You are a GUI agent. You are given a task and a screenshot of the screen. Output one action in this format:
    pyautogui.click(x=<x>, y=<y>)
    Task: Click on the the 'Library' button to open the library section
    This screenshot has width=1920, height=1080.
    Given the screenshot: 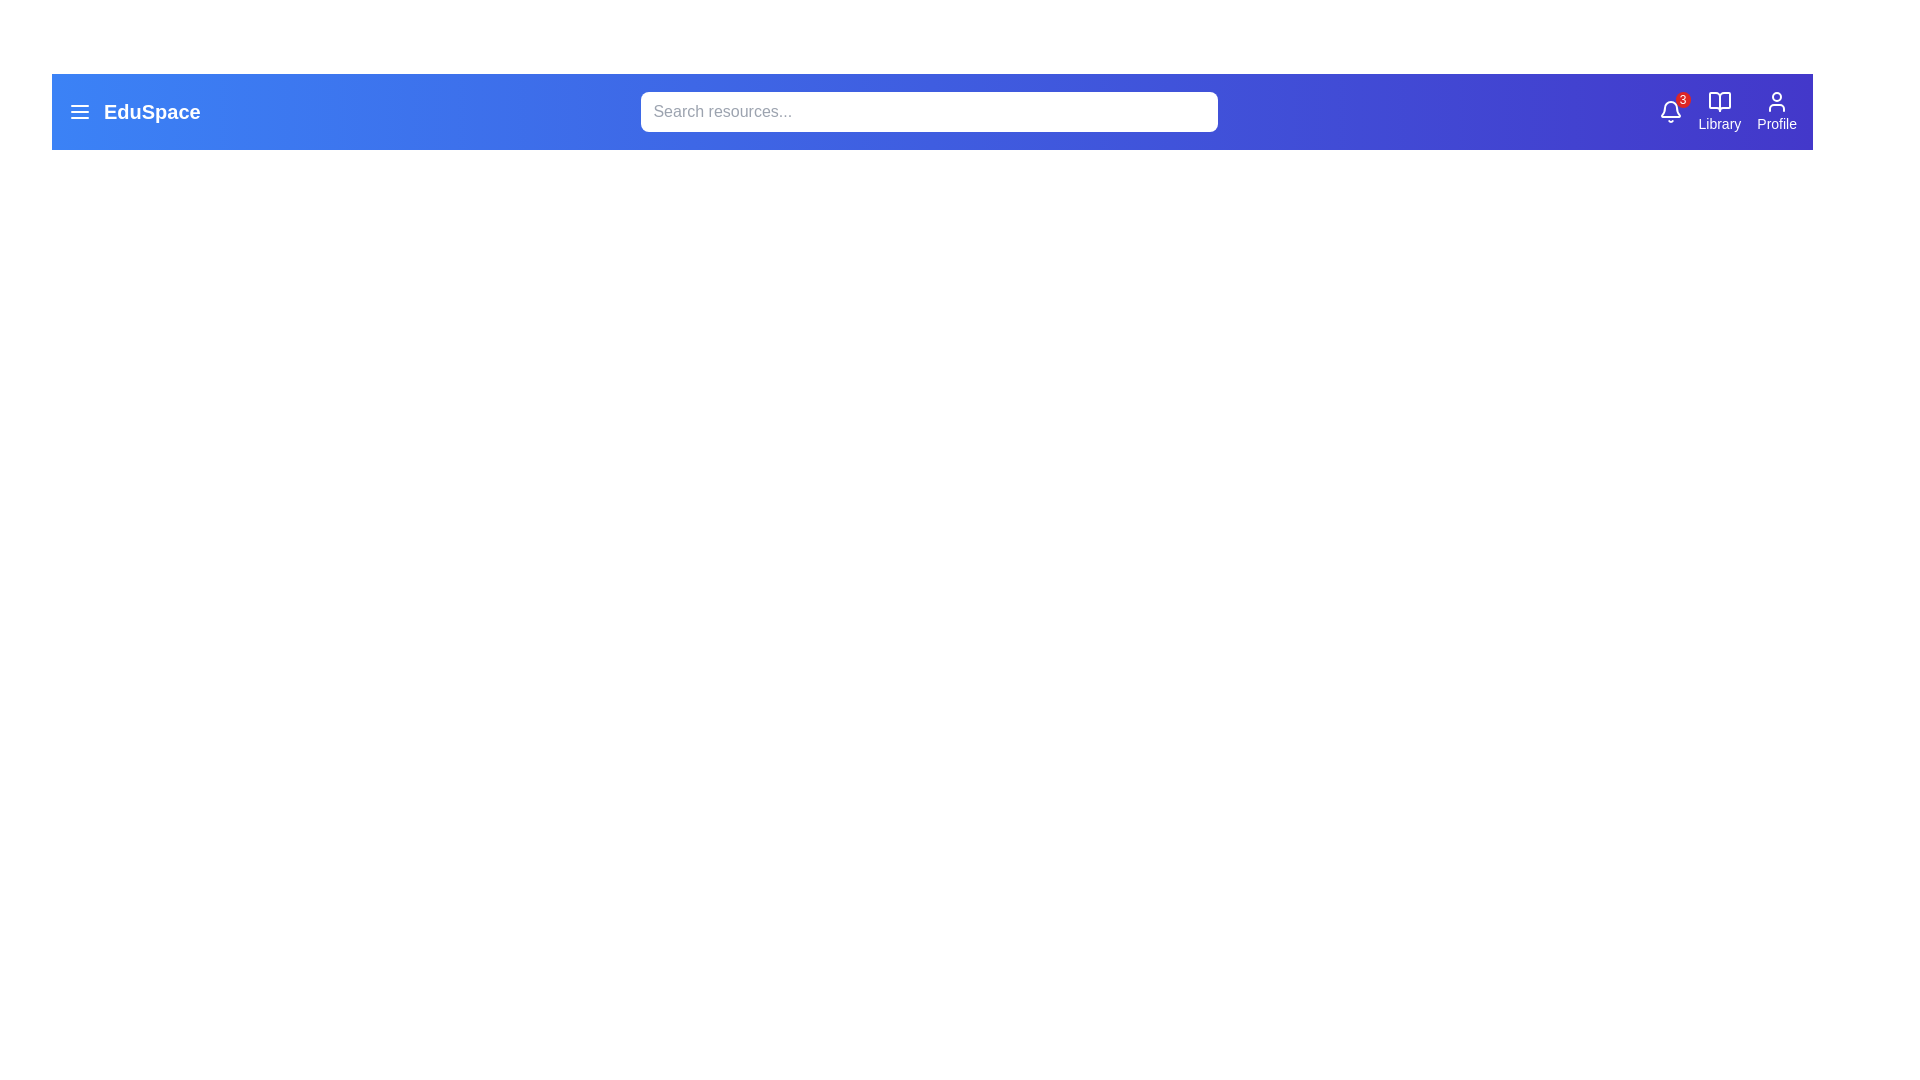 What is the action you would take?
    pyautogui.click(x=1717, y=111)
    